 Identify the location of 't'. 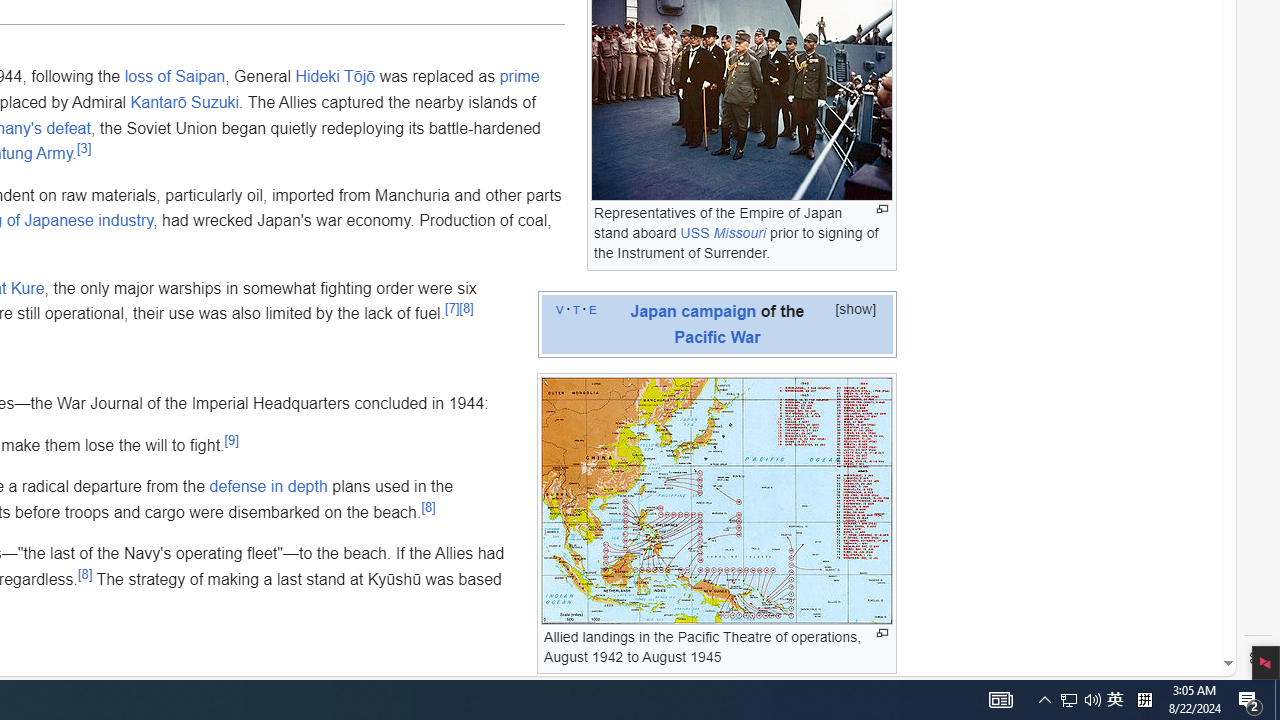
(575, 308).